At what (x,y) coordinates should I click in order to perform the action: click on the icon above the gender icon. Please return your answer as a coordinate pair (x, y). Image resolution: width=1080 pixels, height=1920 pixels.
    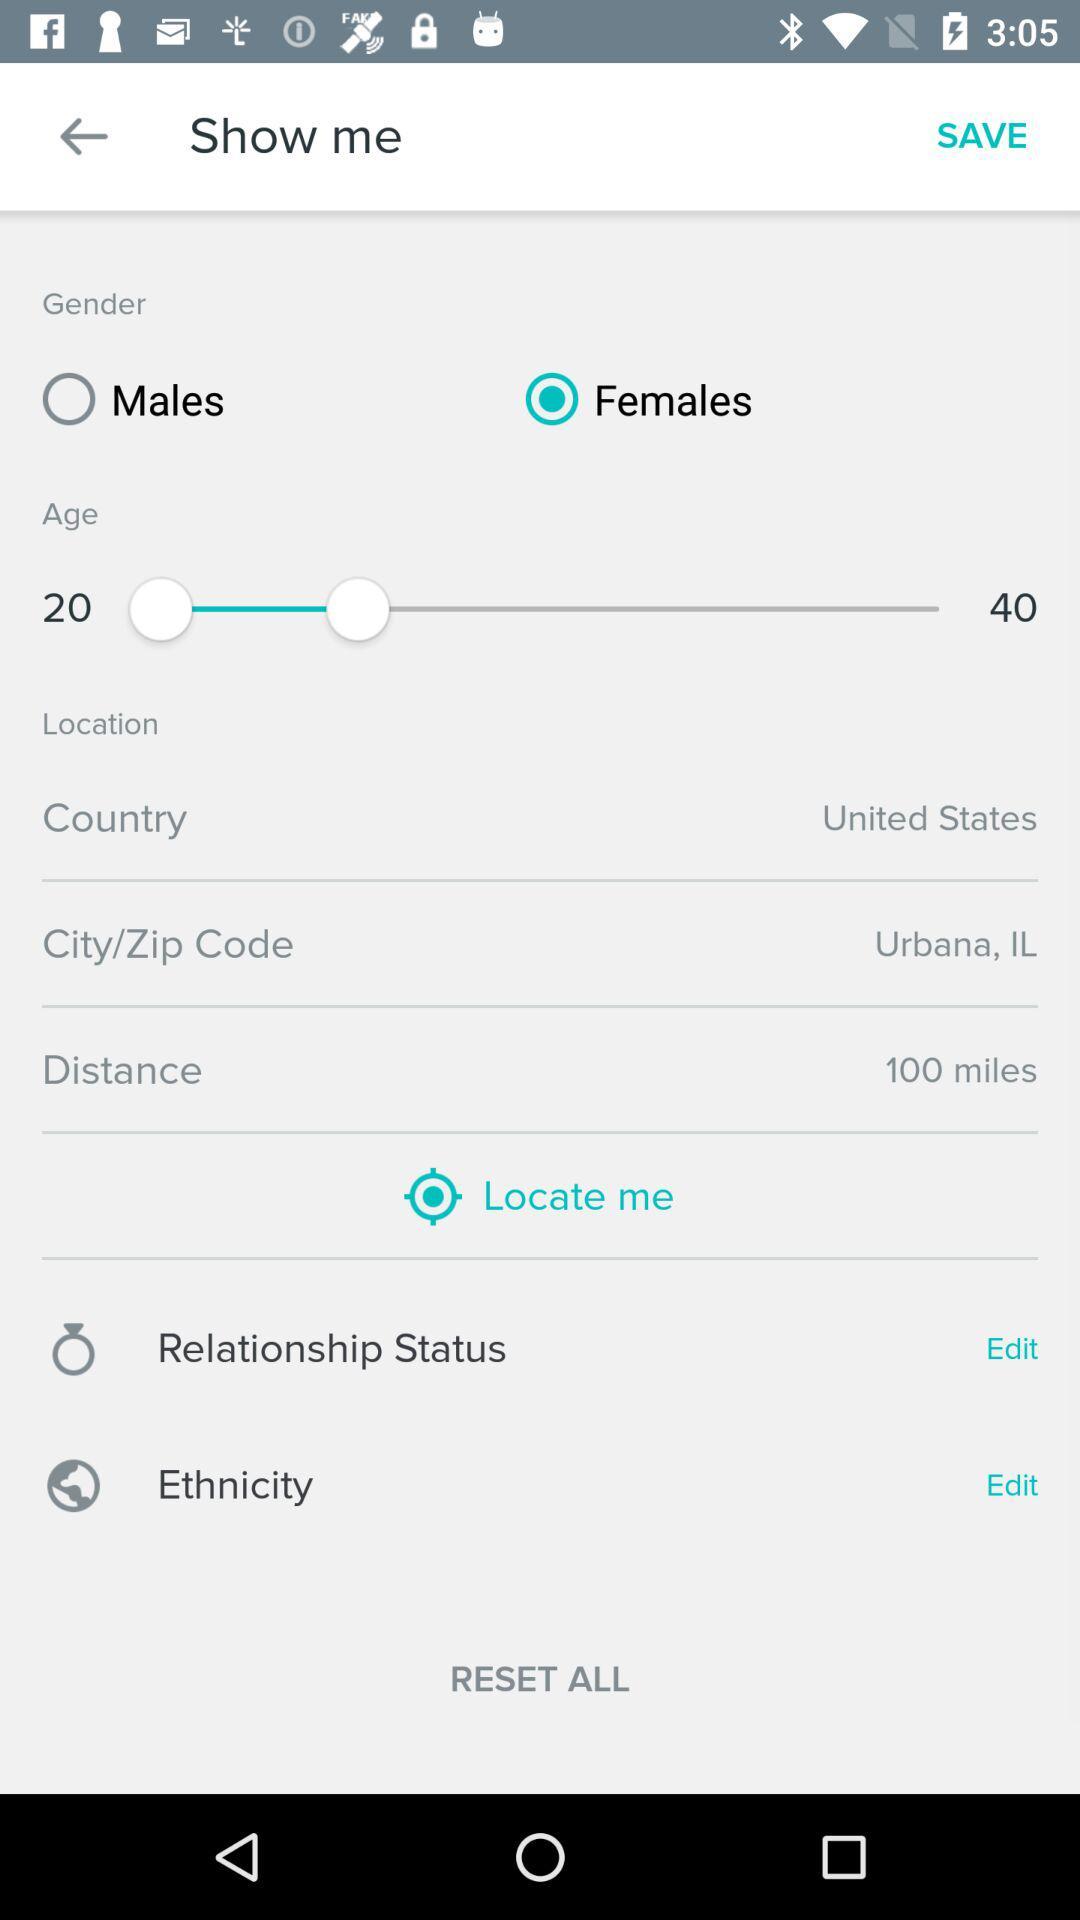
    Looking at the image, I should click on (83, 135).